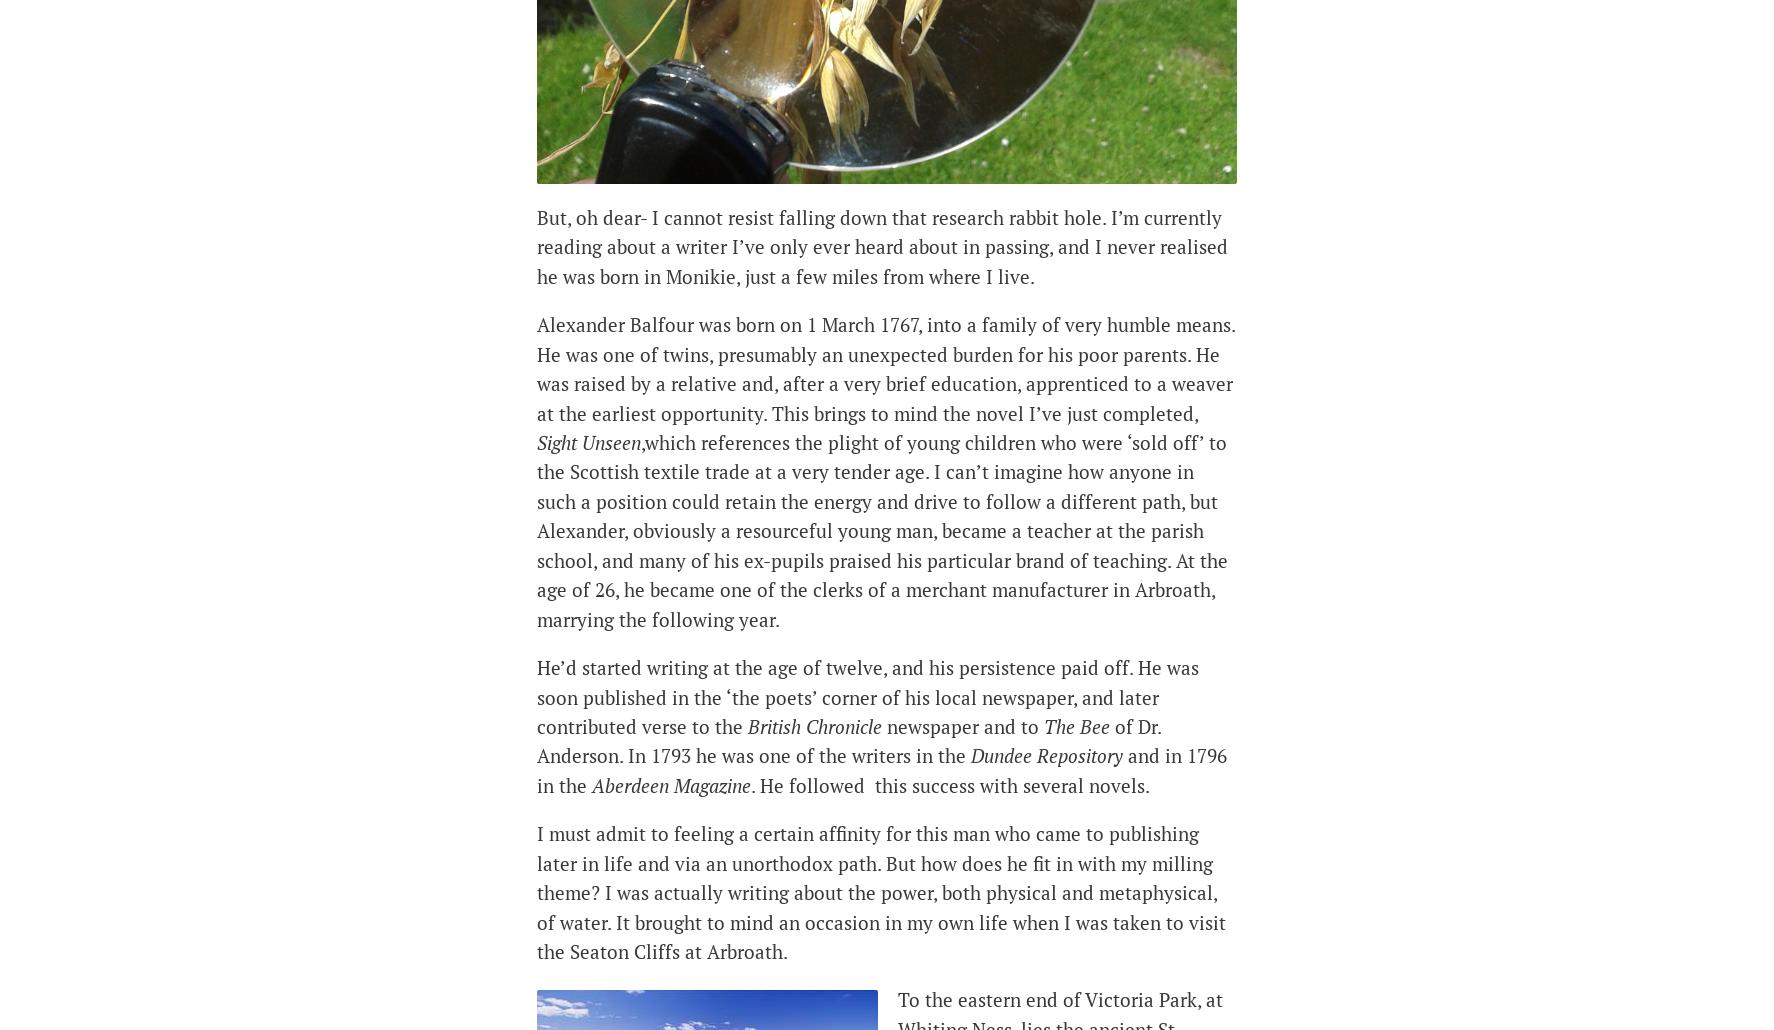 This screenshot has height=1030, width=1774. What do you see at coordinates (885, 368) in the screenshot?
I see `'Alexander Balfour was born on 1 March 1767, into a family of very humble means. He was one of twins, presumably an unexpected burden for his poor parents. He was raised by a relative and, after a very brief education, apprenticed to a weaver at the earliest opportunity. This brings to mind the novel I’ve just completed,'` at bounding box center [885, 368].